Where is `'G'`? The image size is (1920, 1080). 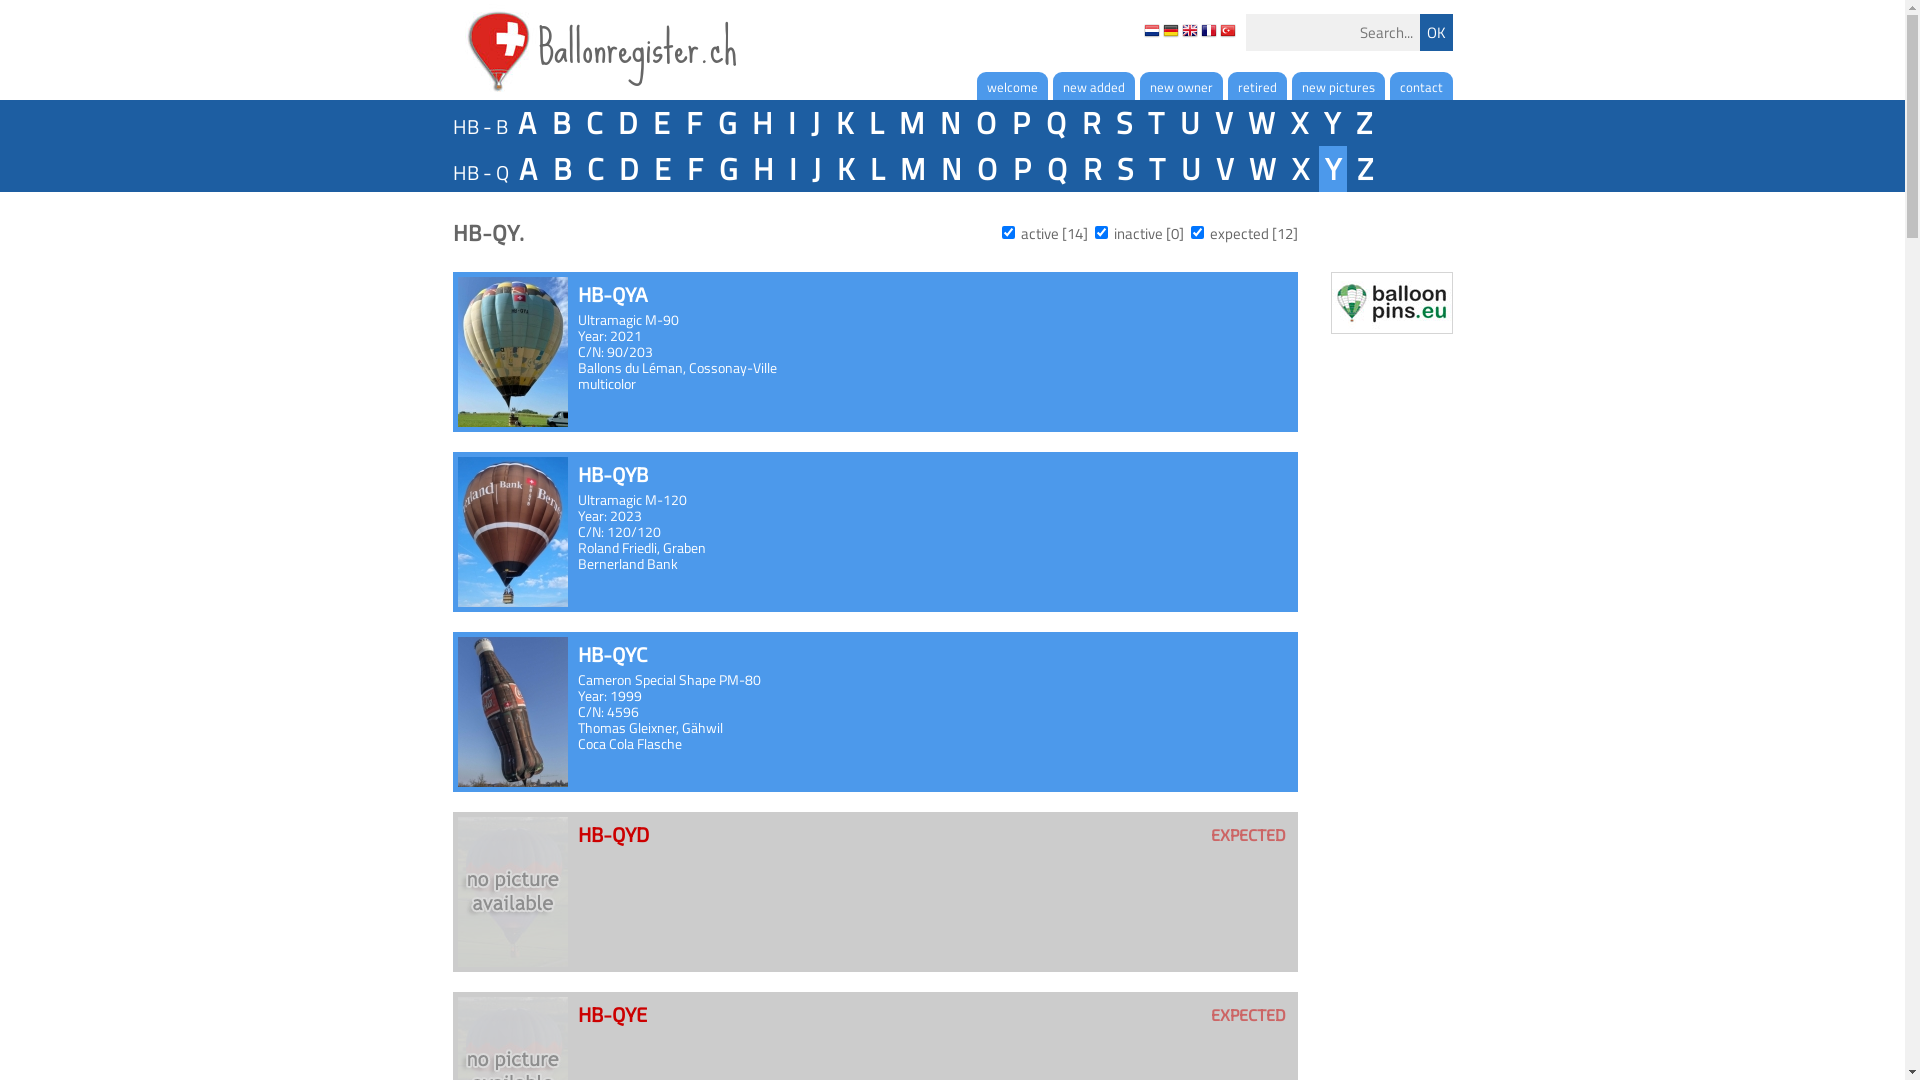 'G' is located at coordinates (711, 168).